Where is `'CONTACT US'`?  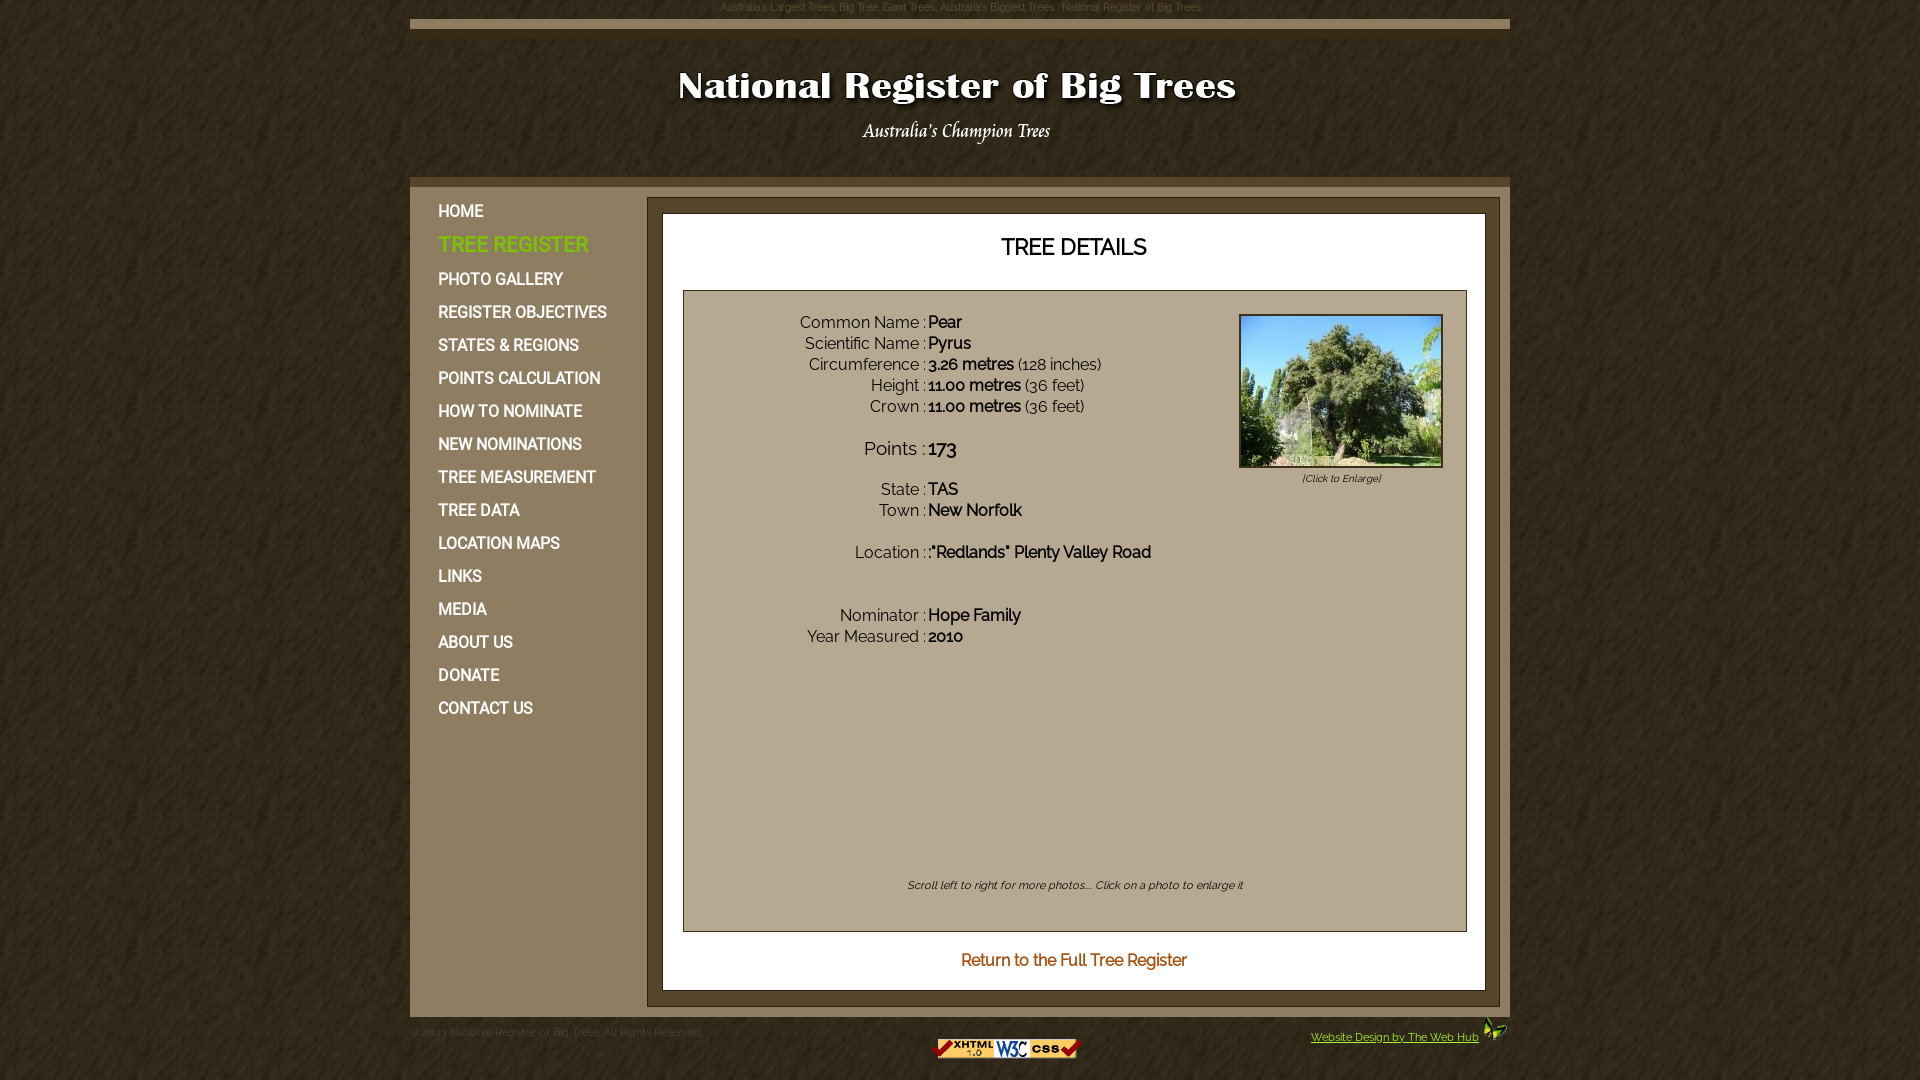
'CONTACT US' is located at coordinates (526, 707).